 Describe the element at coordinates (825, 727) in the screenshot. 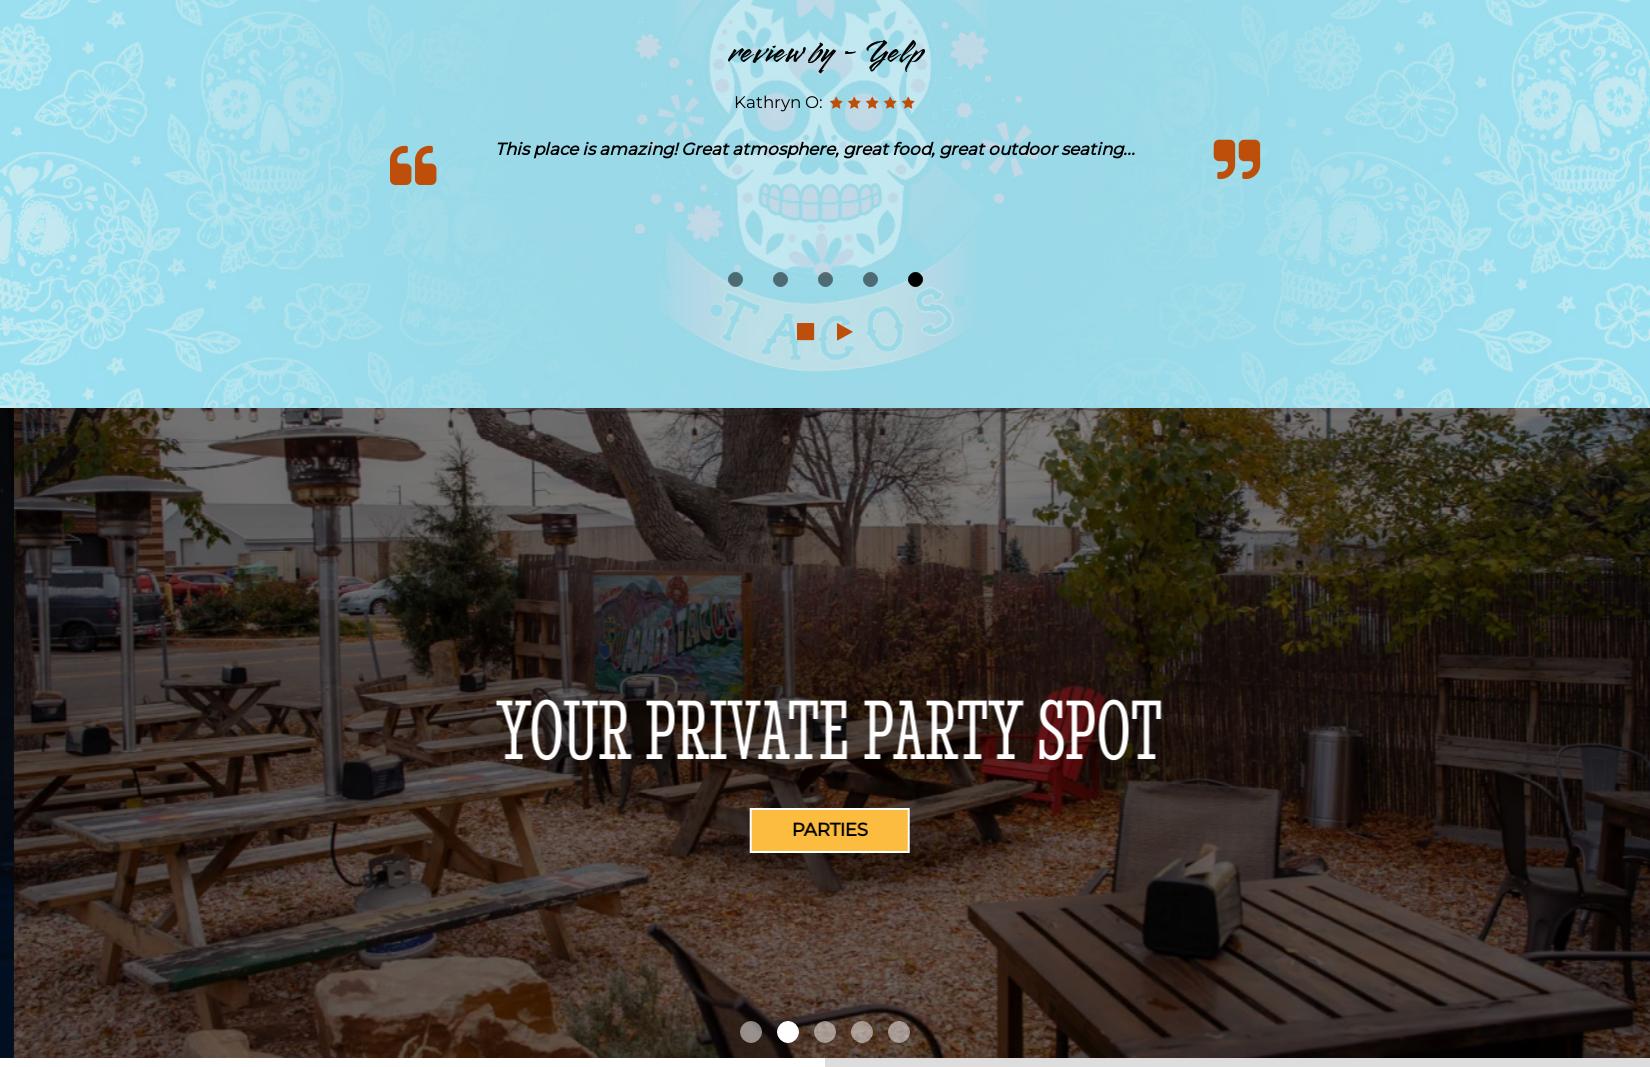

I see `'Make a reservation here'` at that location.